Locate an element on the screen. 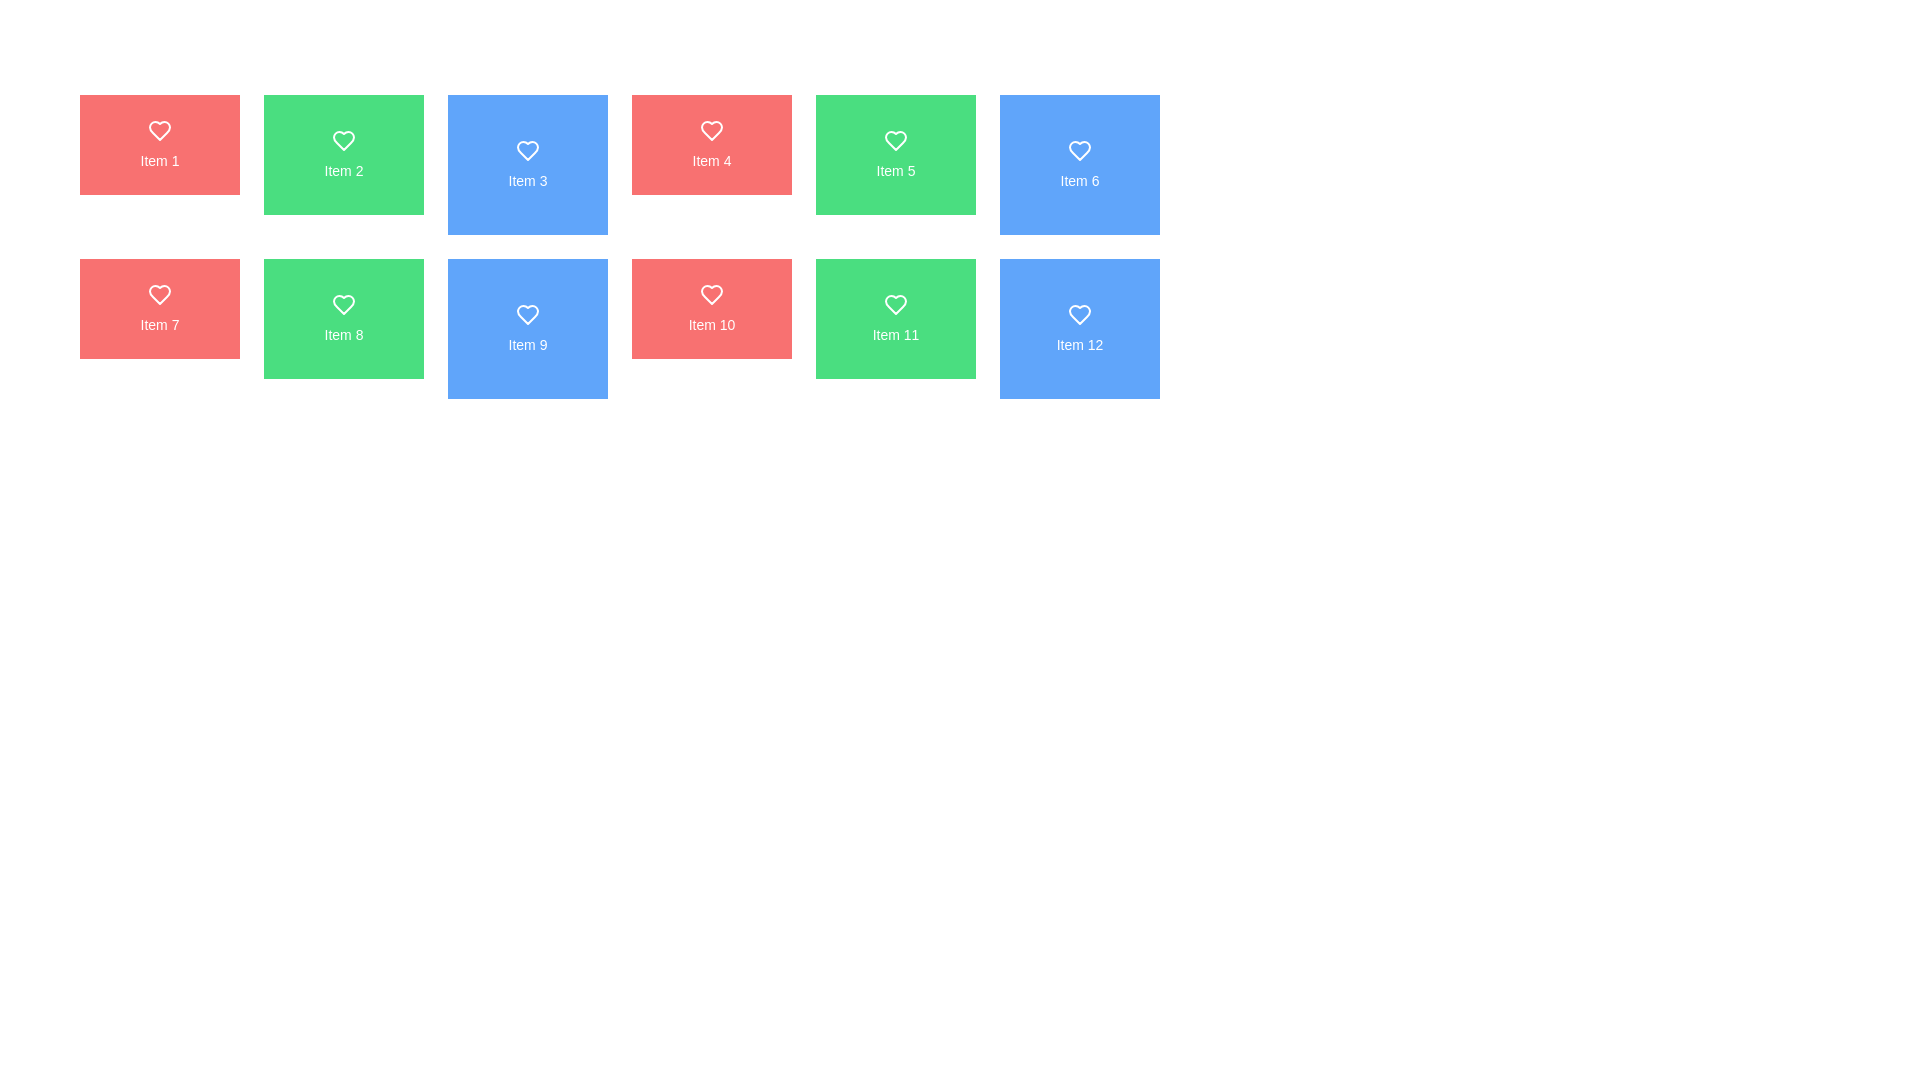 This screenshot has height=1080, width=1920. the text label identifying the green rectangular block as 'Item 11', which is located in the second row and second column of the grid layout is located at coordinates (895, 334).